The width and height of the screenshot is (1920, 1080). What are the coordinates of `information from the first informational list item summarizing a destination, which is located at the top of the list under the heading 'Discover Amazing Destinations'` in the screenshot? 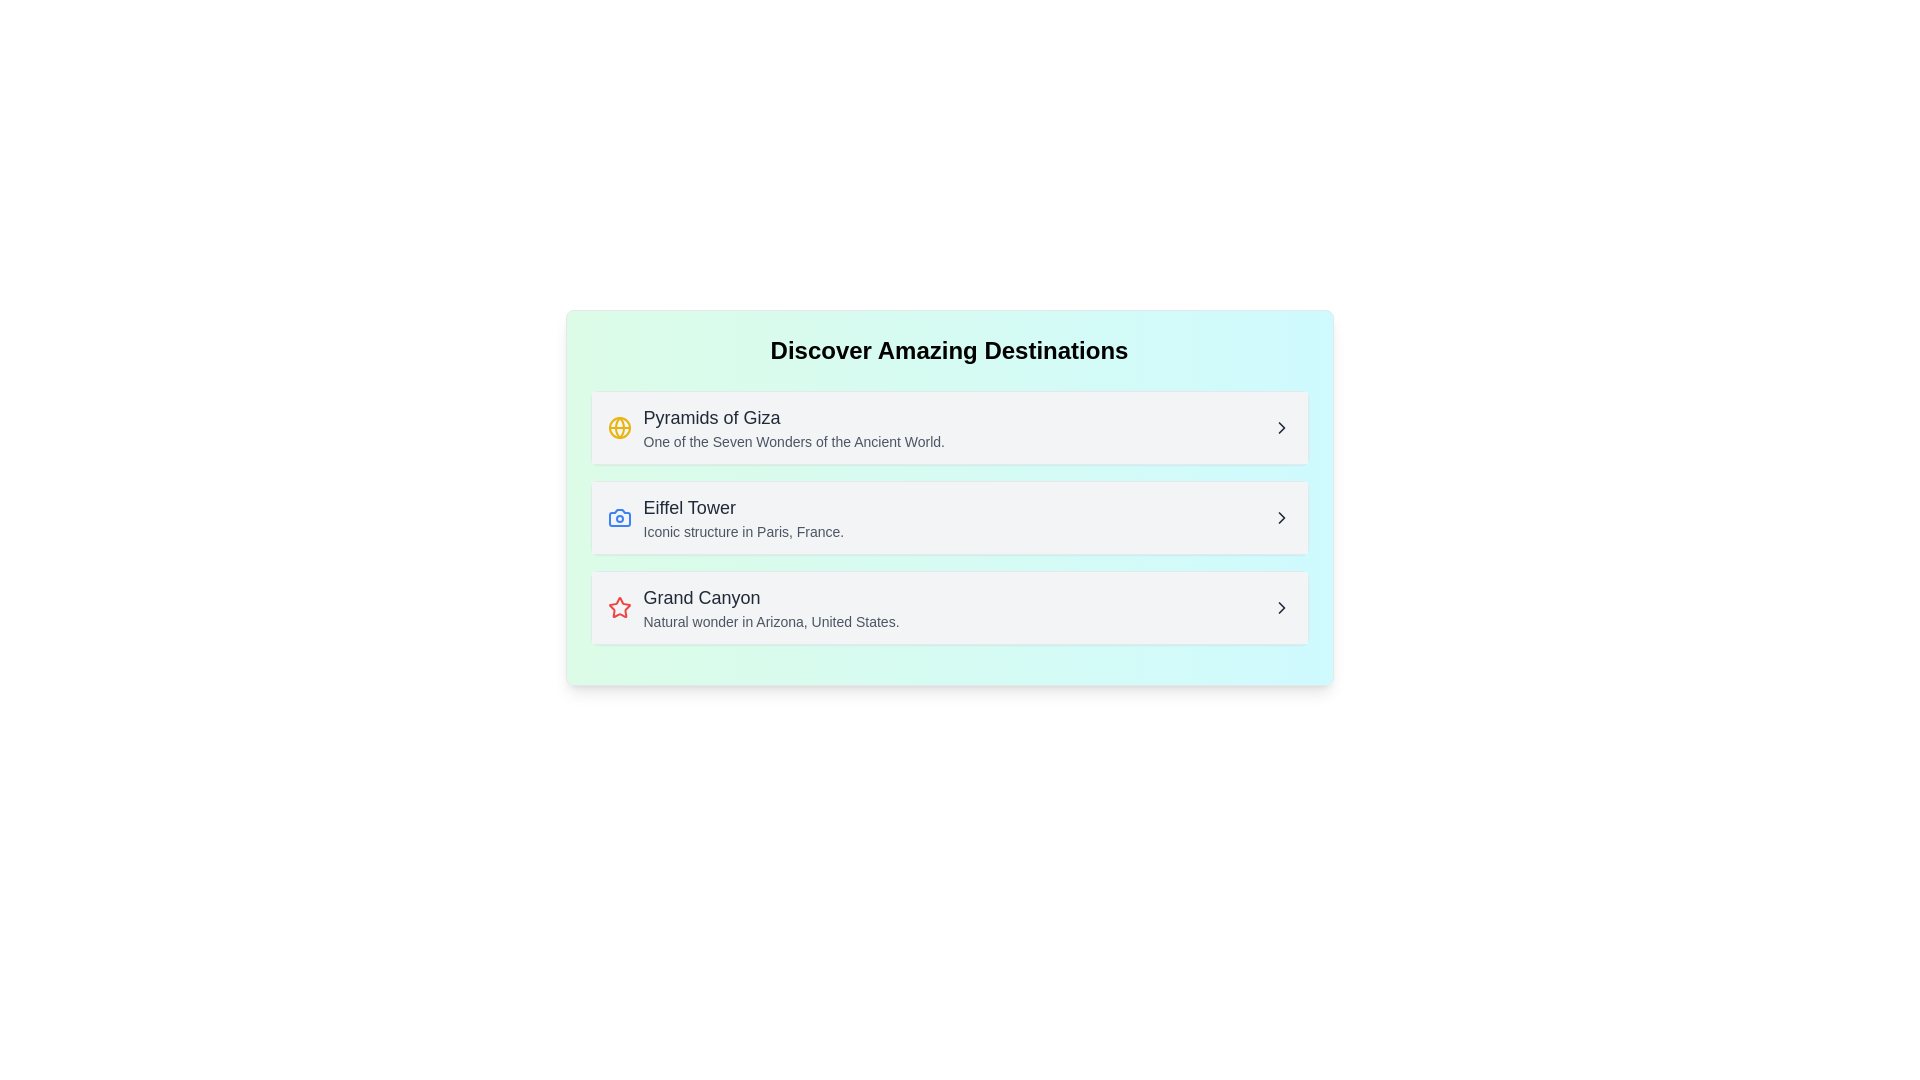 It's located at (775, 427).